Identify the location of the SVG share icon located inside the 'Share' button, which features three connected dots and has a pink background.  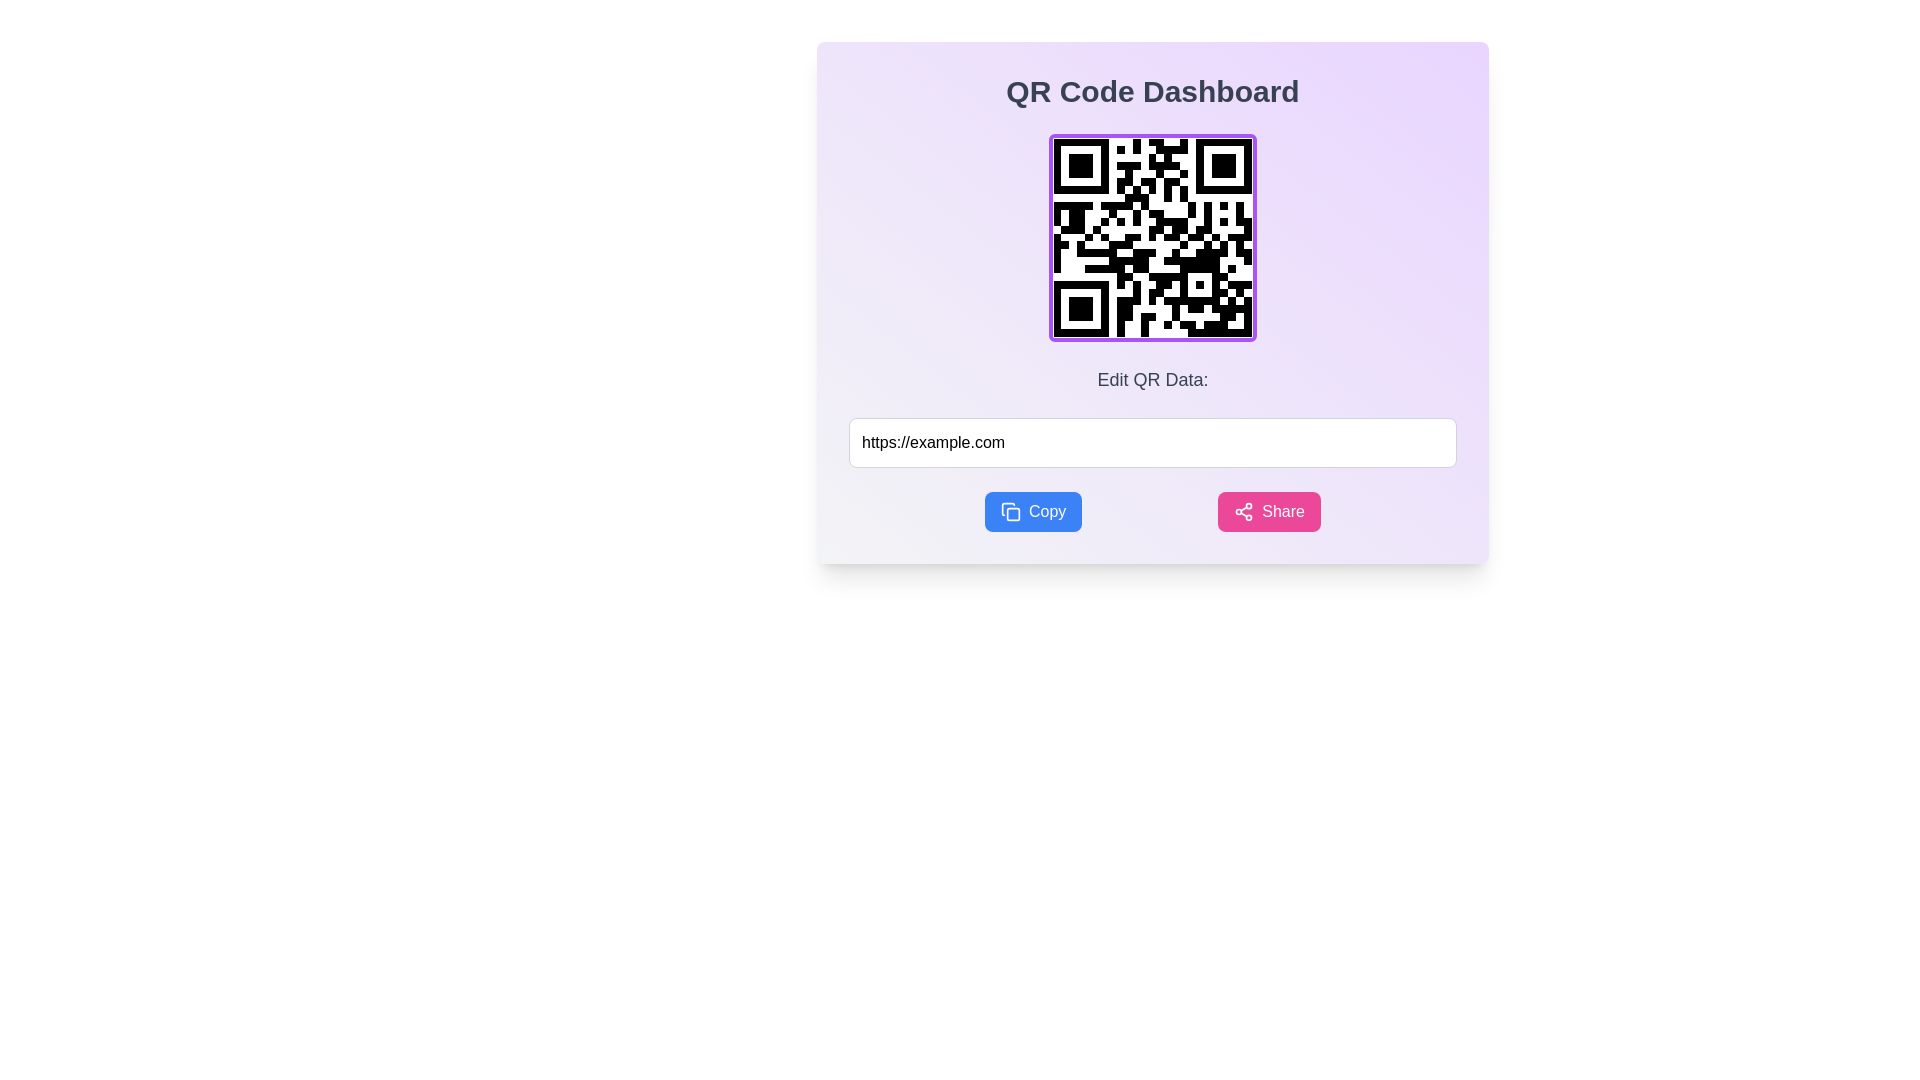
(1243, 511).